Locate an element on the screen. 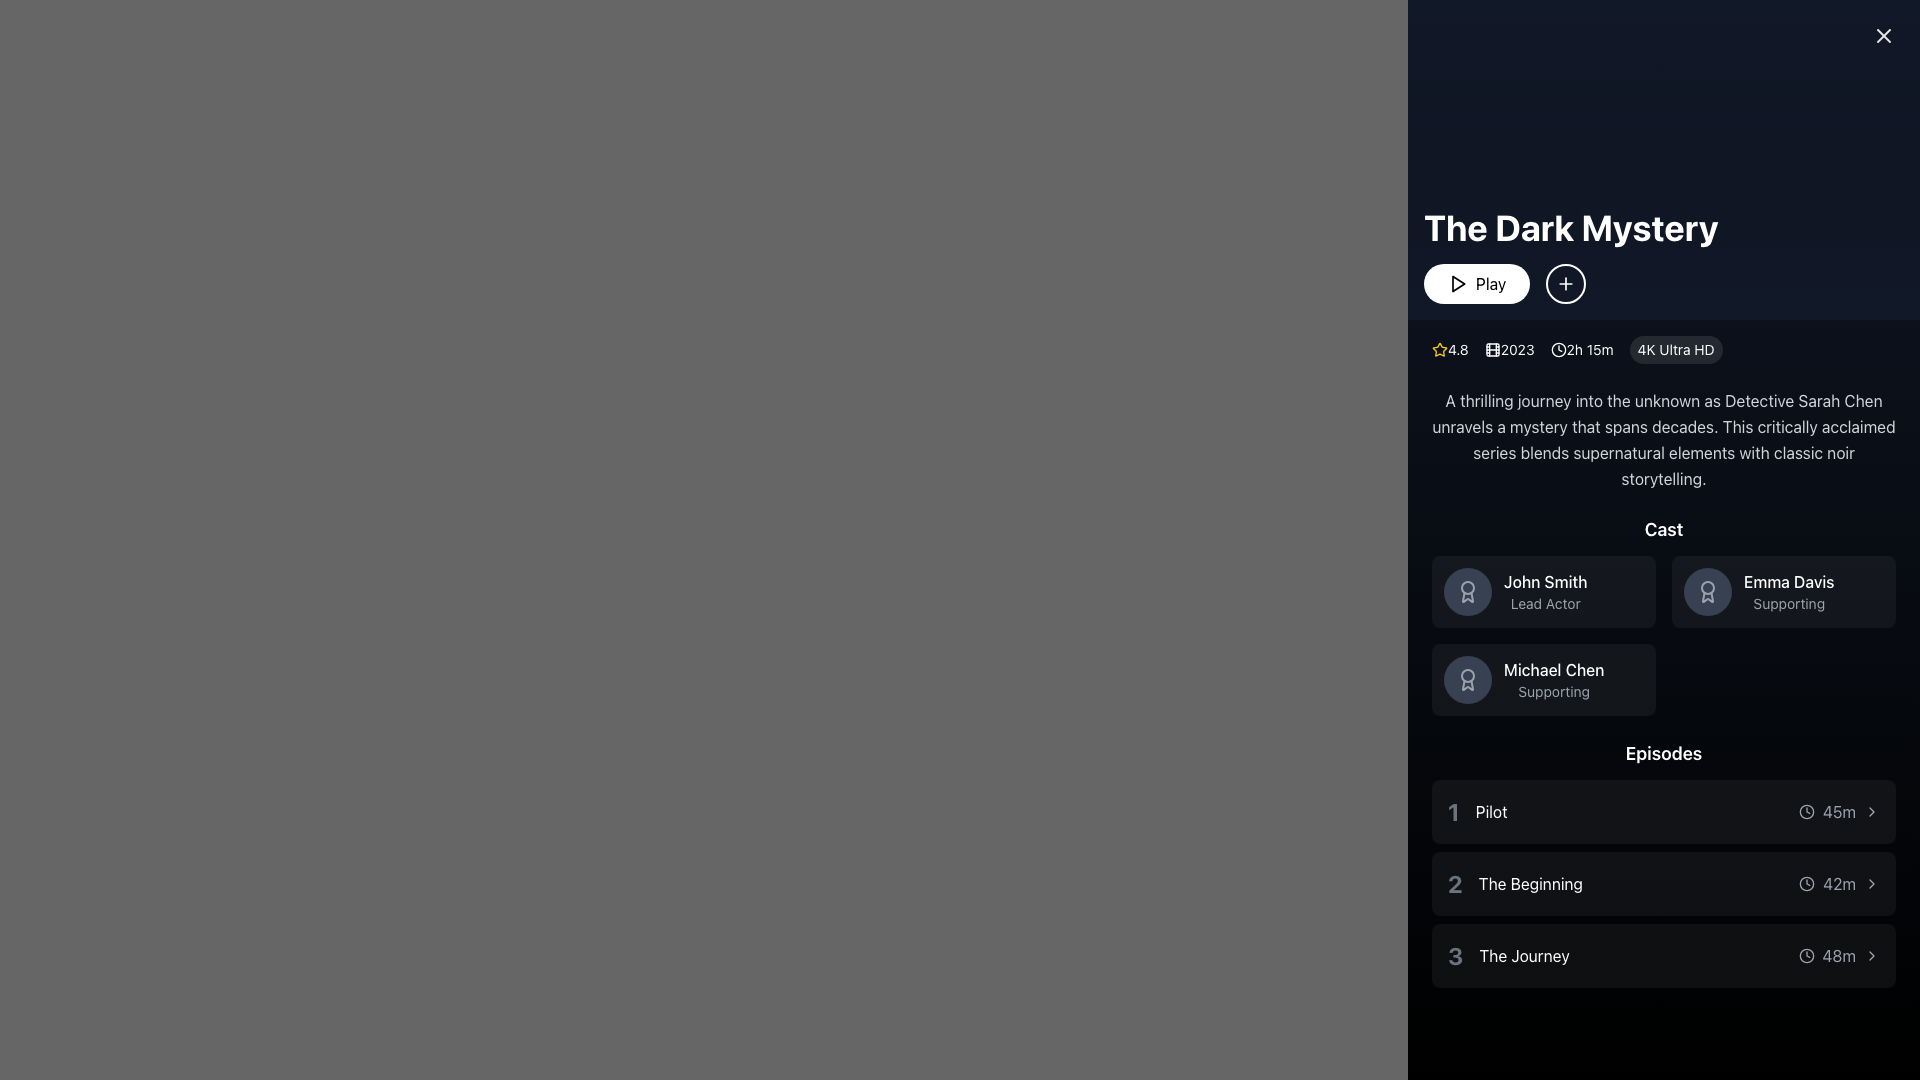 This screenshot has width=1920, height=1080. the small circular button with a '+' icon is located at coordinates (1565, 284).